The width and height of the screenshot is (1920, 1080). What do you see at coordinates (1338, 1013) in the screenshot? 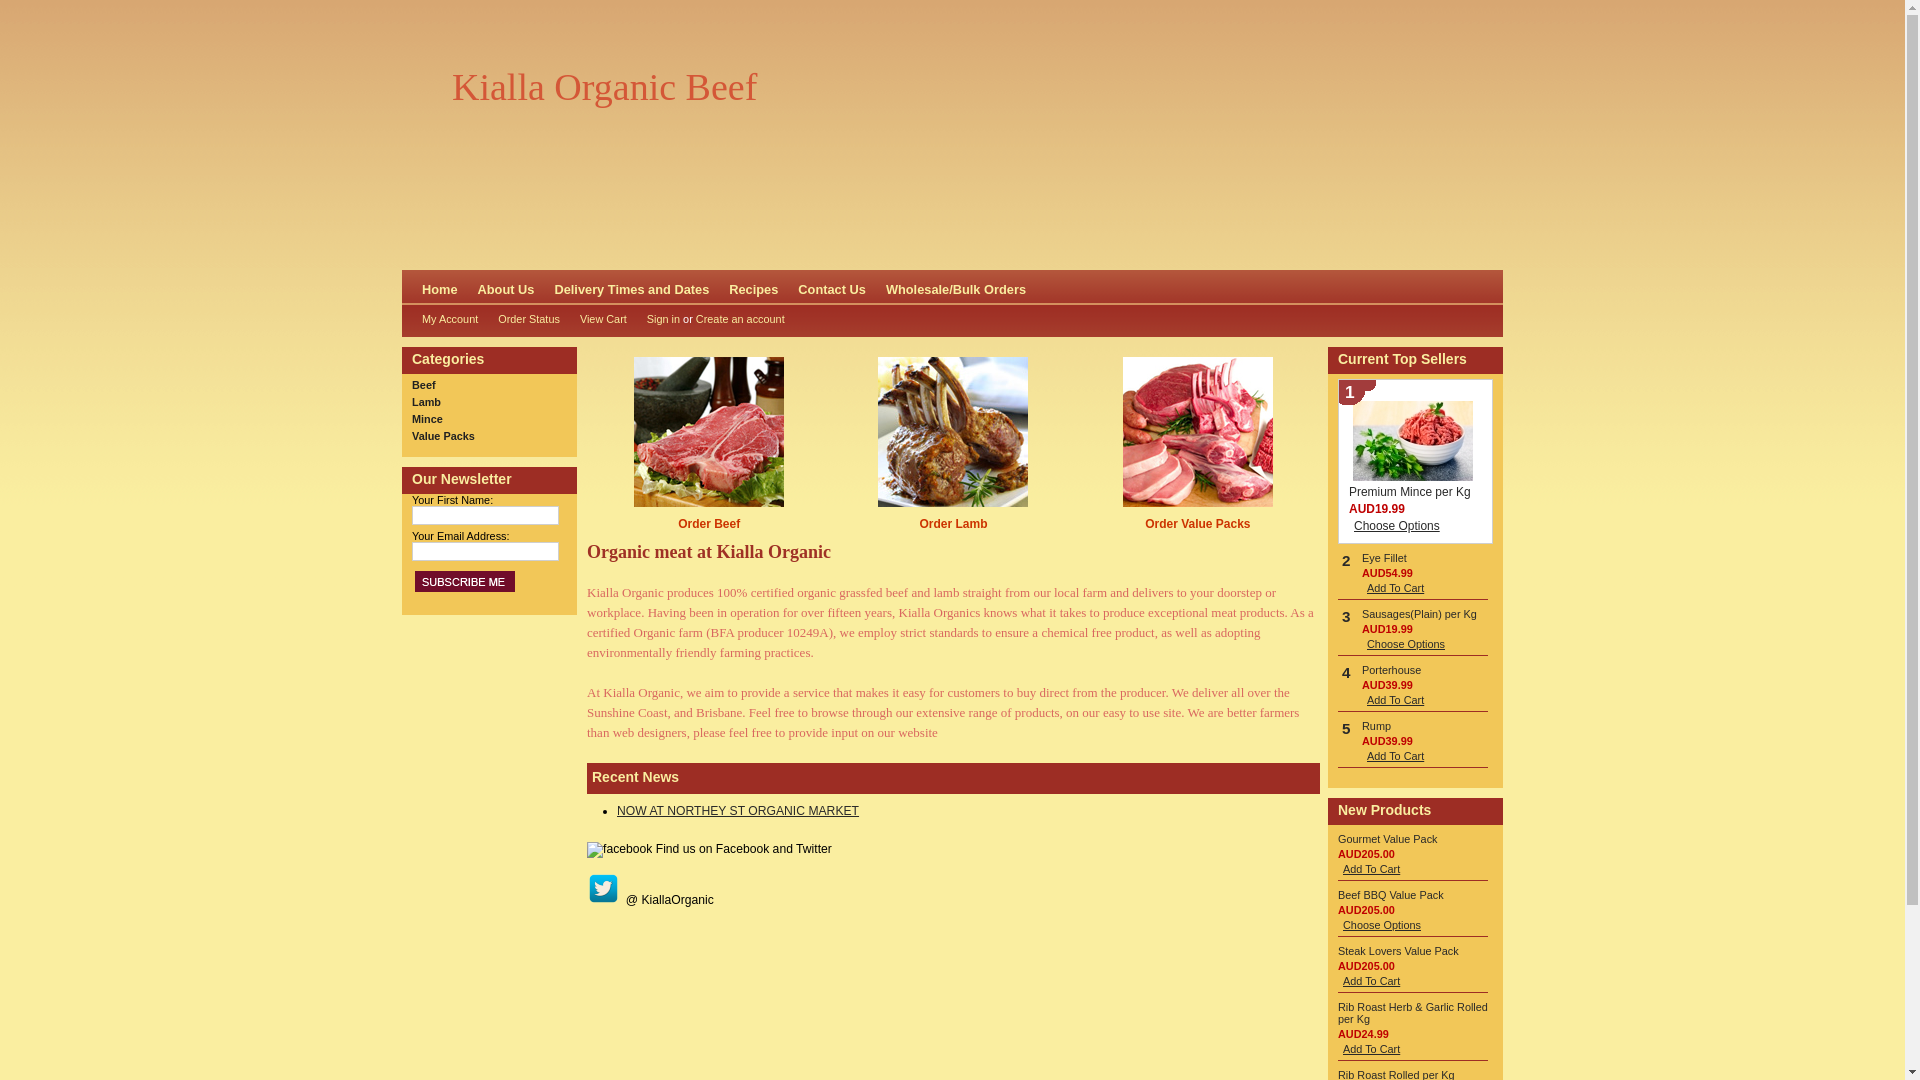
I see `'Rib Roast Herb & Garlic Rolled per Kg'` at bounding box center [1338, 1013].